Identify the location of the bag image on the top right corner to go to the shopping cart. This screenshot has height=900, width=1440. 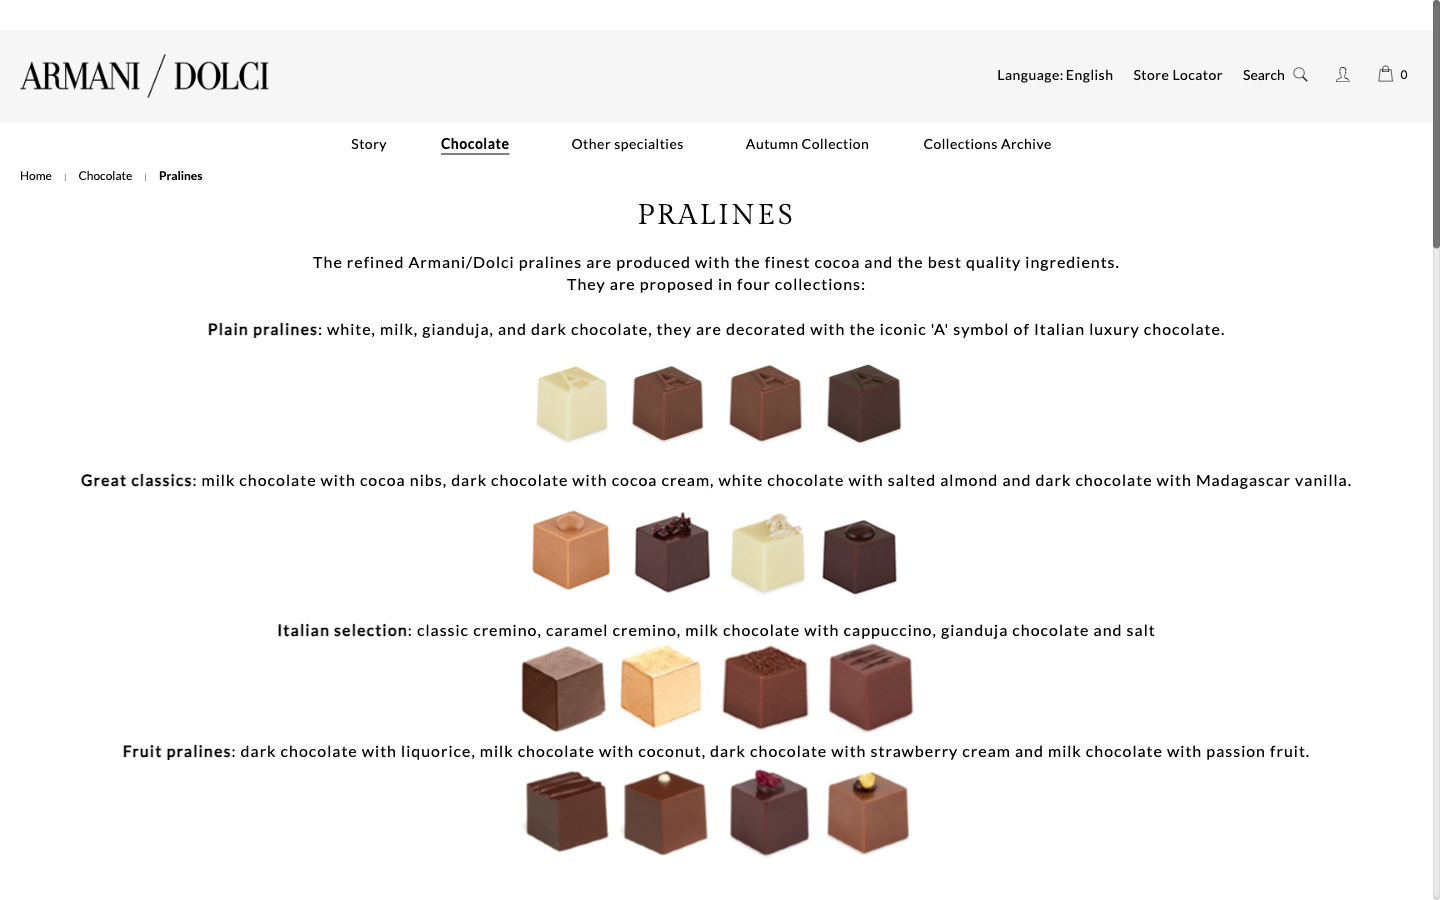
(1385, 72).